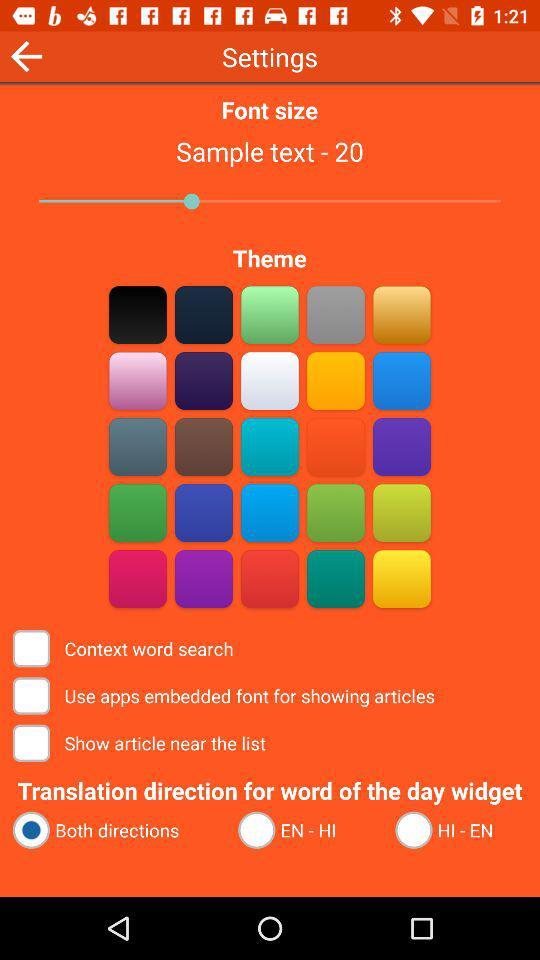 This screenshot has width=540, height=960. What do you see at coordinates (125, 647) in the screenshot?
I see `the context word search checkbox` at bounding box center [125, 647].